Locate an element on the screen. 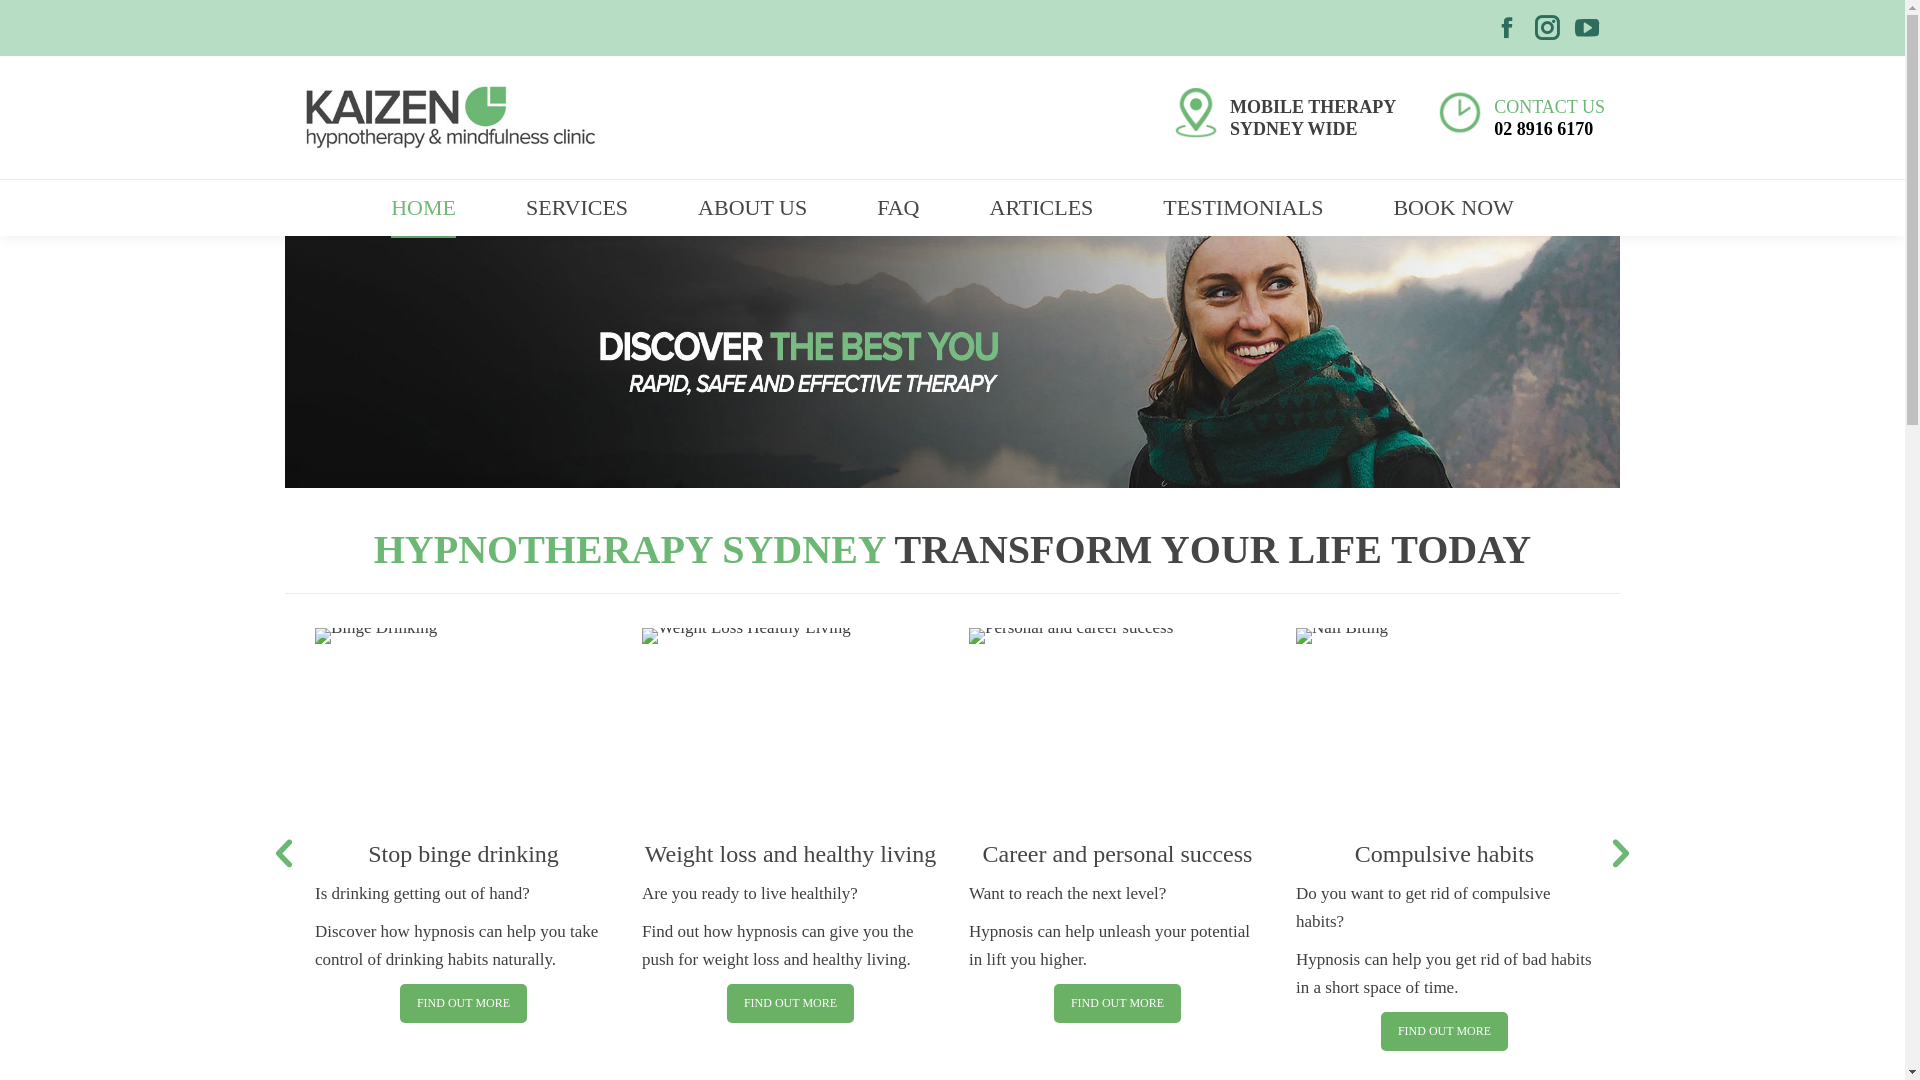 The image size is (1920, 1080). 'ARTICLES' is located at coordinates (1040, 208).